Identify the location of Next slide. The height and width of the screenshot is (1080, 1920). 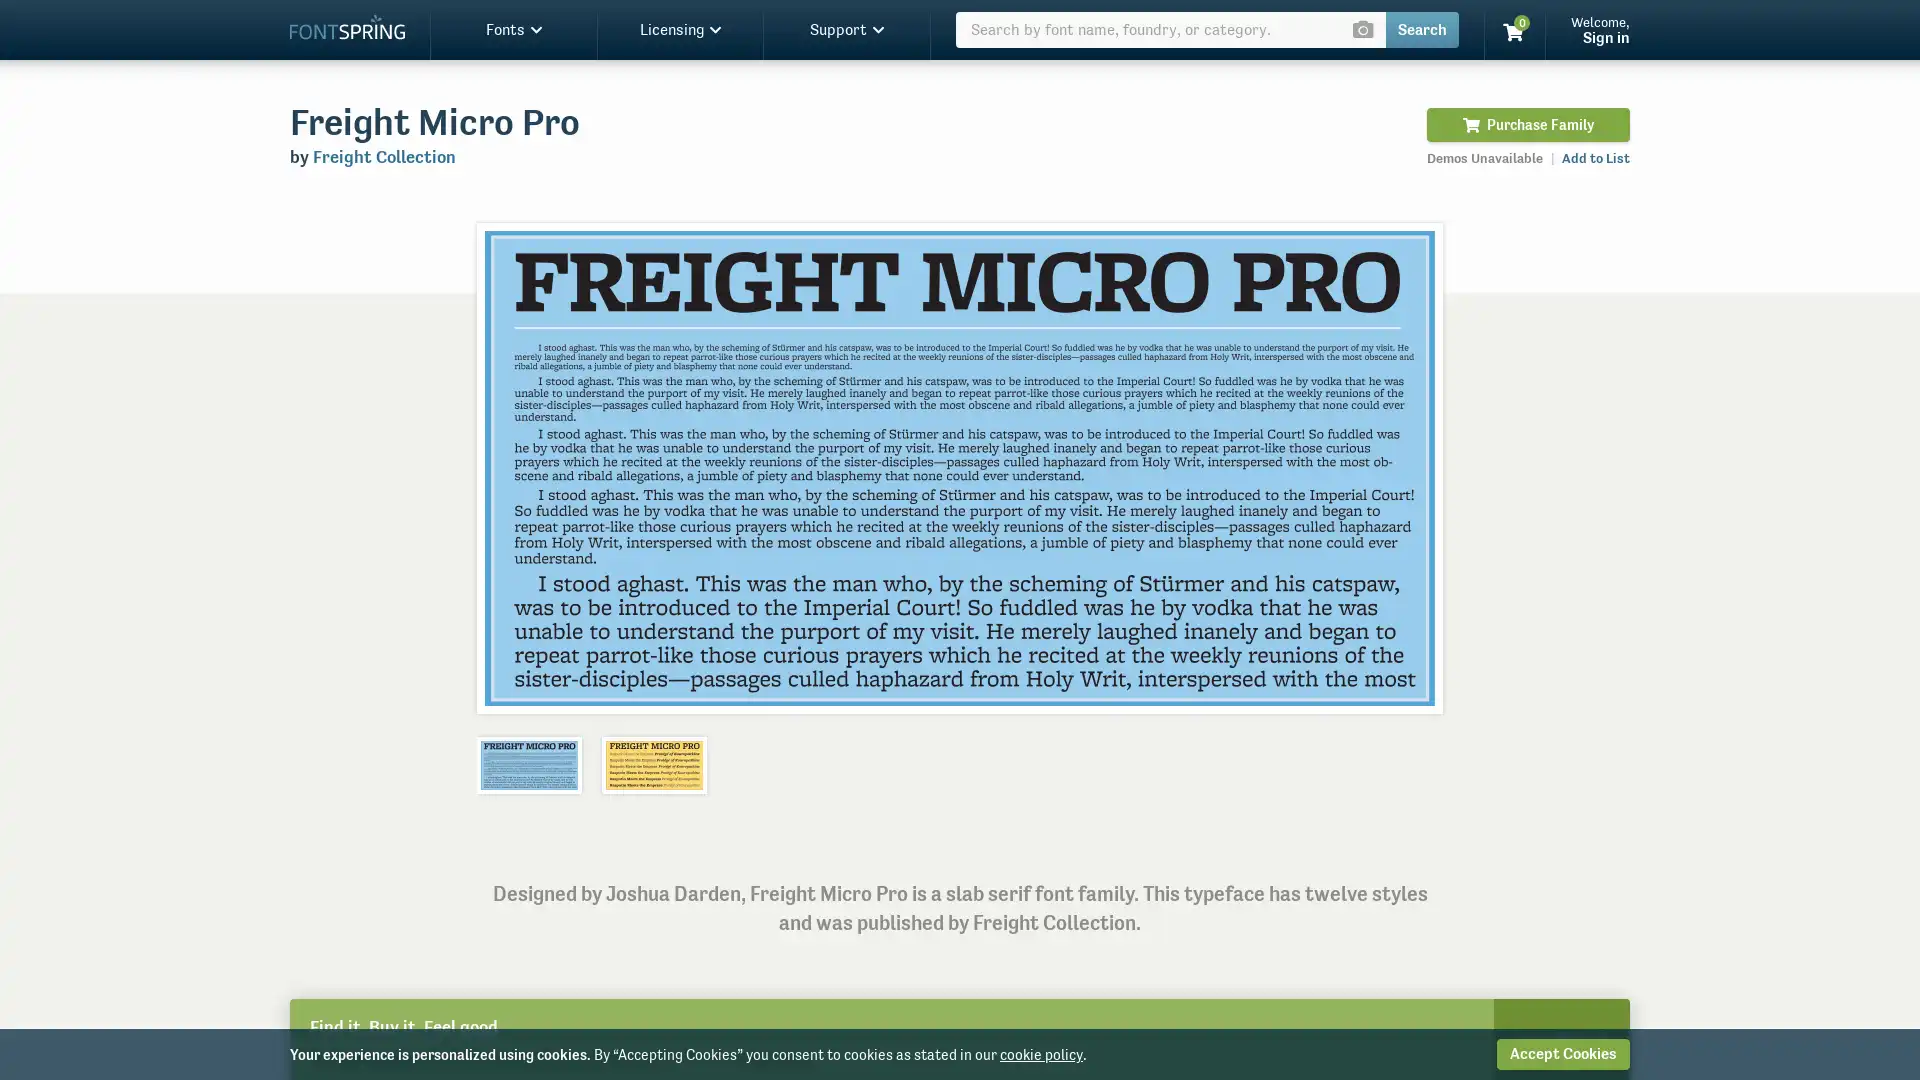
(1404, 467).